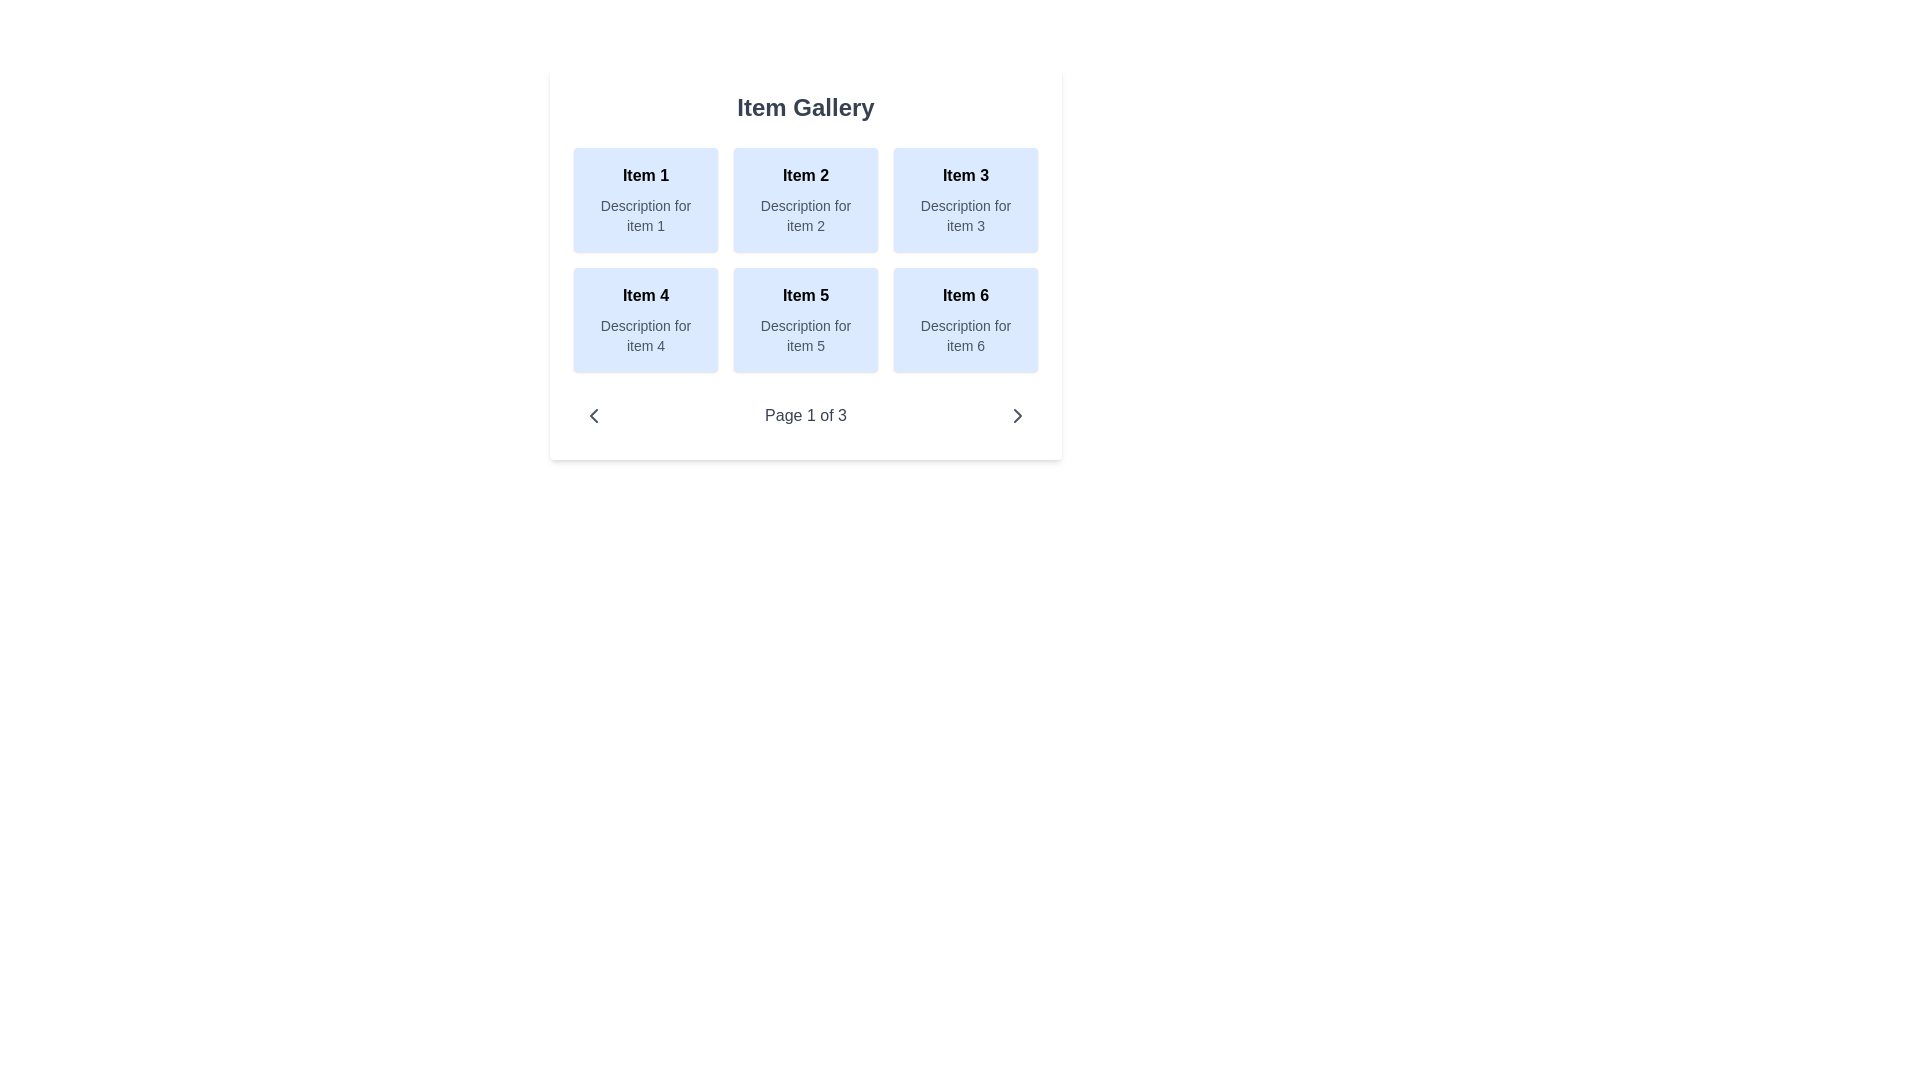 Image resolution: width=1920 pixels, height=1080 pixels. Describe the element at coordinates (1017, 415) in the screenshot. I see `the right-facing arrow SVG element located near the bottom-right corner of the interface` at that location.